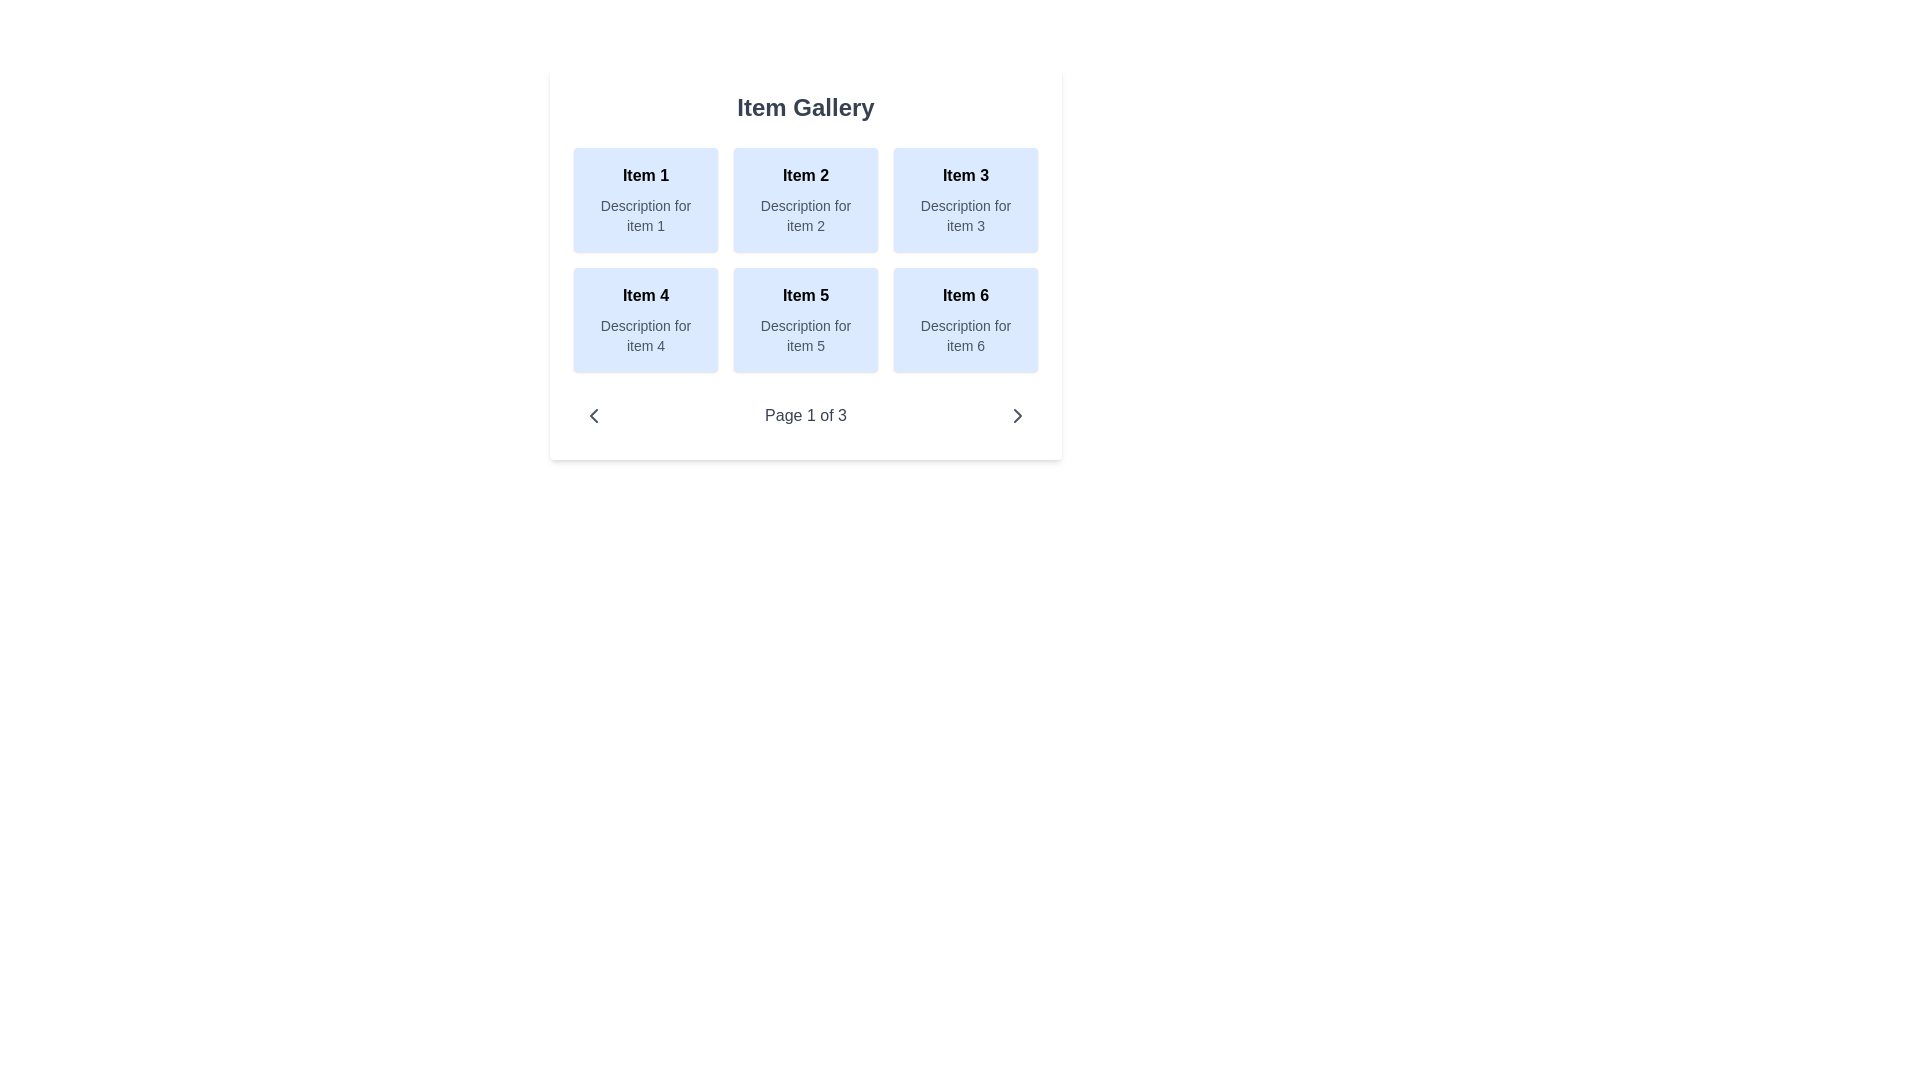 Image resolution: width=1920 pixels, height=1080 pixels. Describe the element at coordinates (1017, 415) in the screenshot. I see `the right-facing arrow SVG element located near the bottom-right corner of the interface` at that location.